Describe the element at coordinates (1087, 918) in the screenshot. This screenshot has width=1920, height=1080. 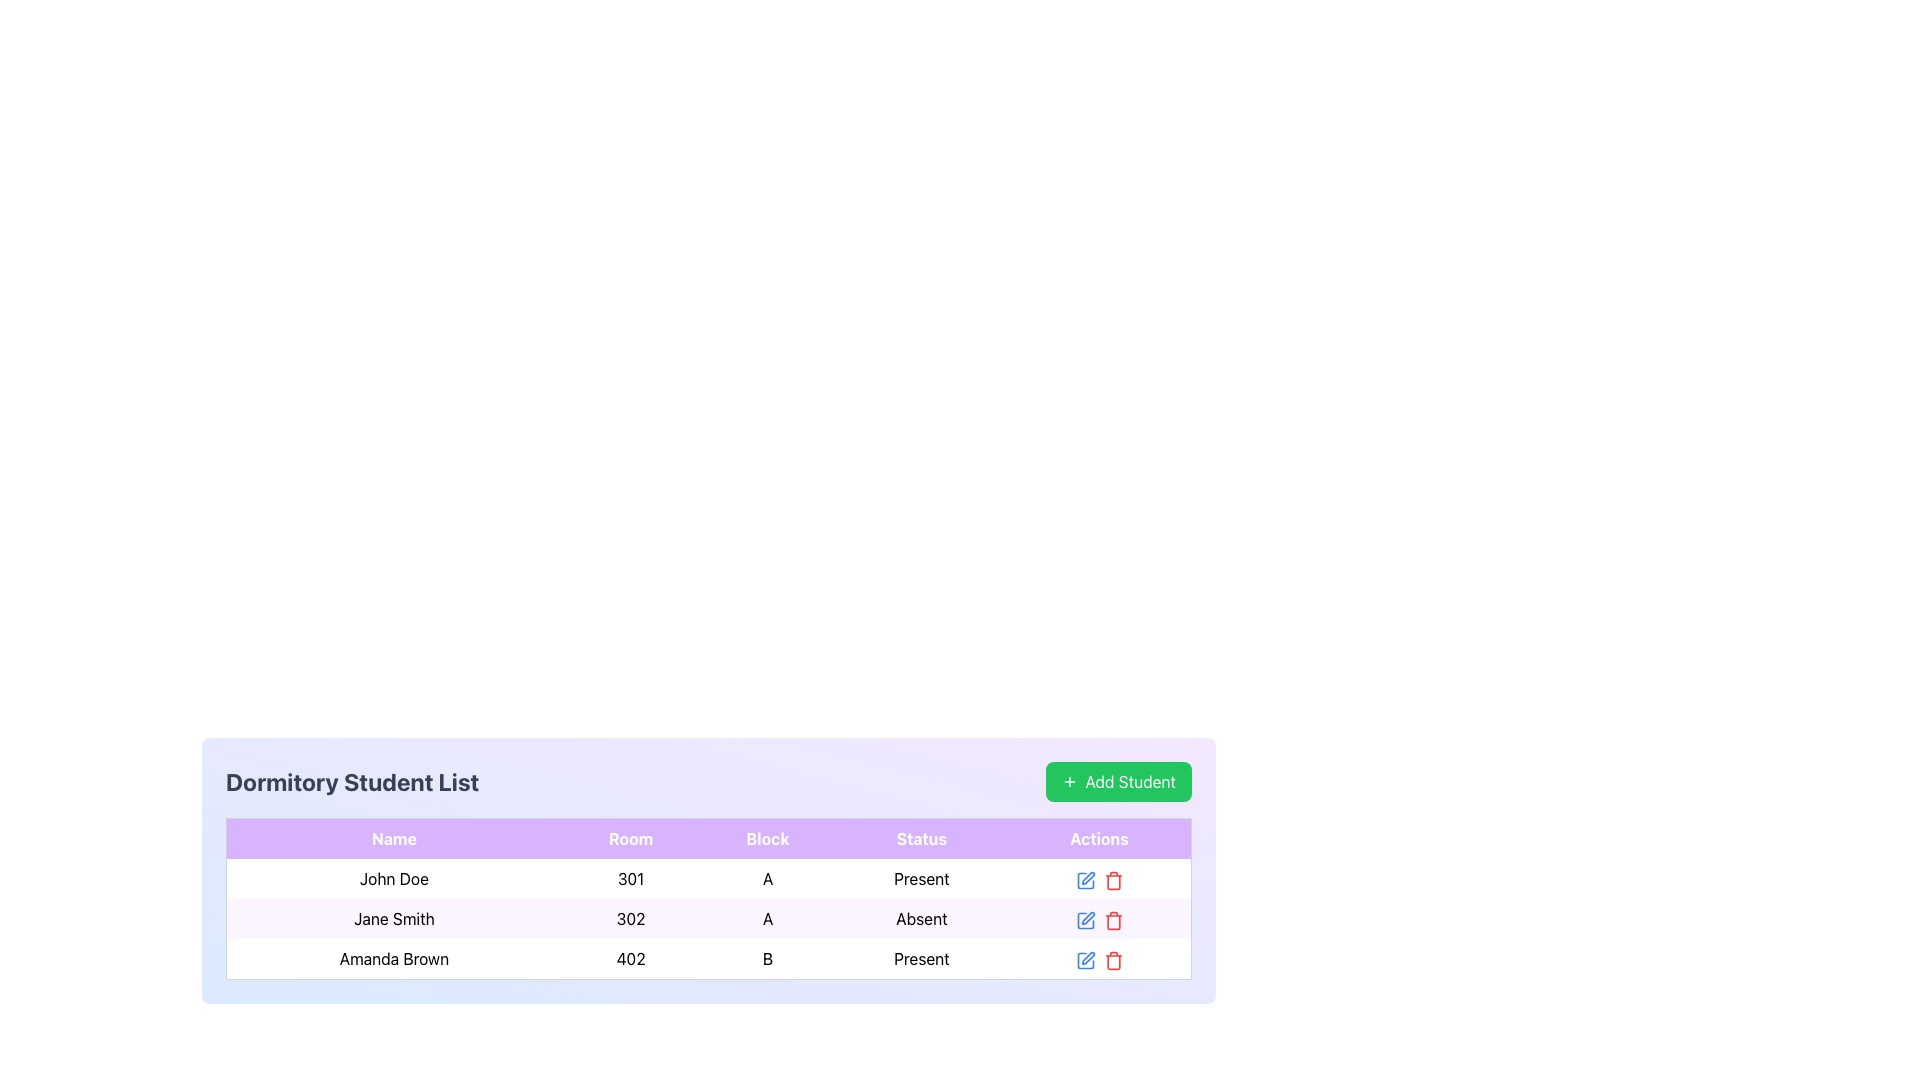
I see `the Icon Button in the second row of the table under the 'Actions' column` at that location.